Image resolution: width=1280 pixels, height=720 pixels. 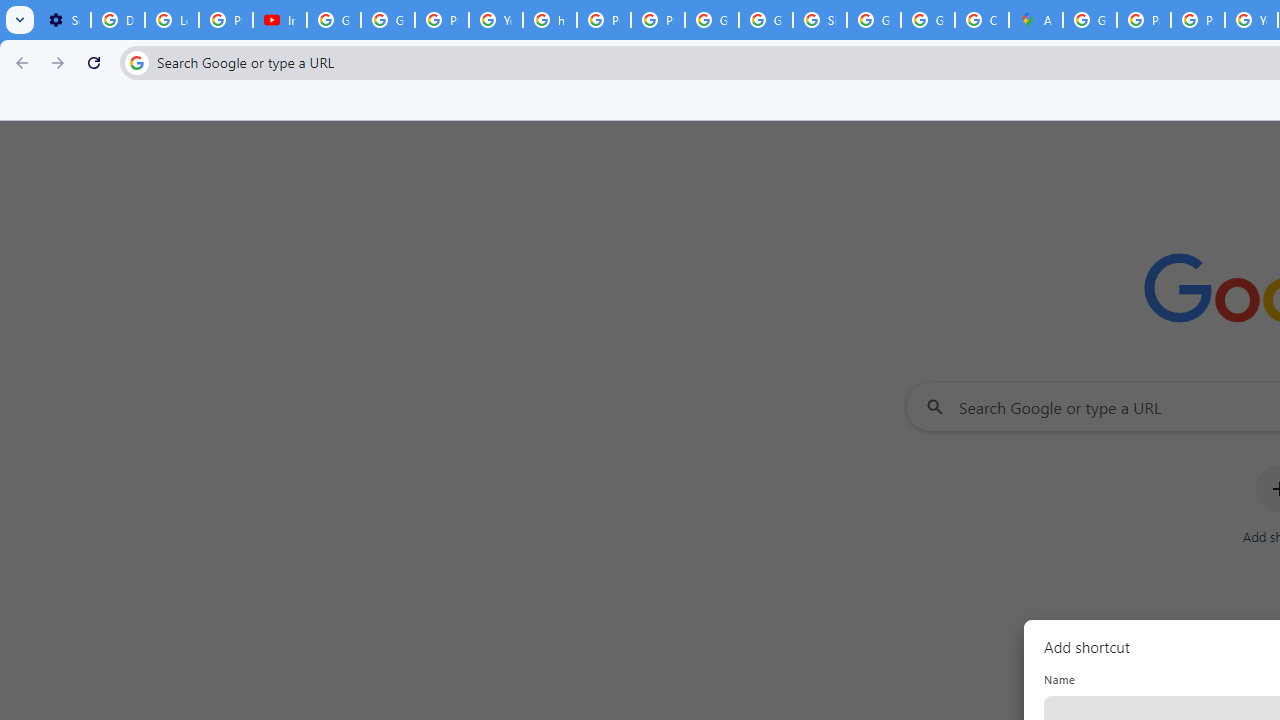 What do you see at coordinates (496, 20) in the screenshot?
I see `'YouTube'` at bounding box center [496, 20].